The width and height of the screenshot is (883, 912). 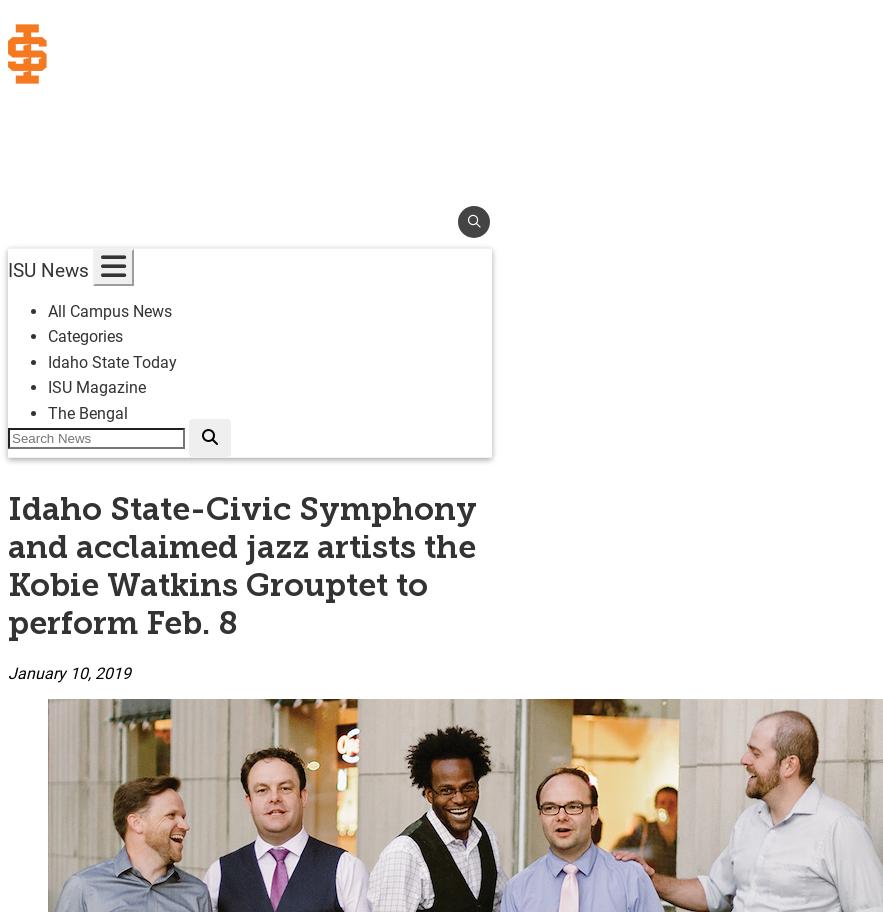 What do you see at coordinates (115, 180) in the screenshot?
I see `'Colleges and Schools'` at bounding box center [115, 180].